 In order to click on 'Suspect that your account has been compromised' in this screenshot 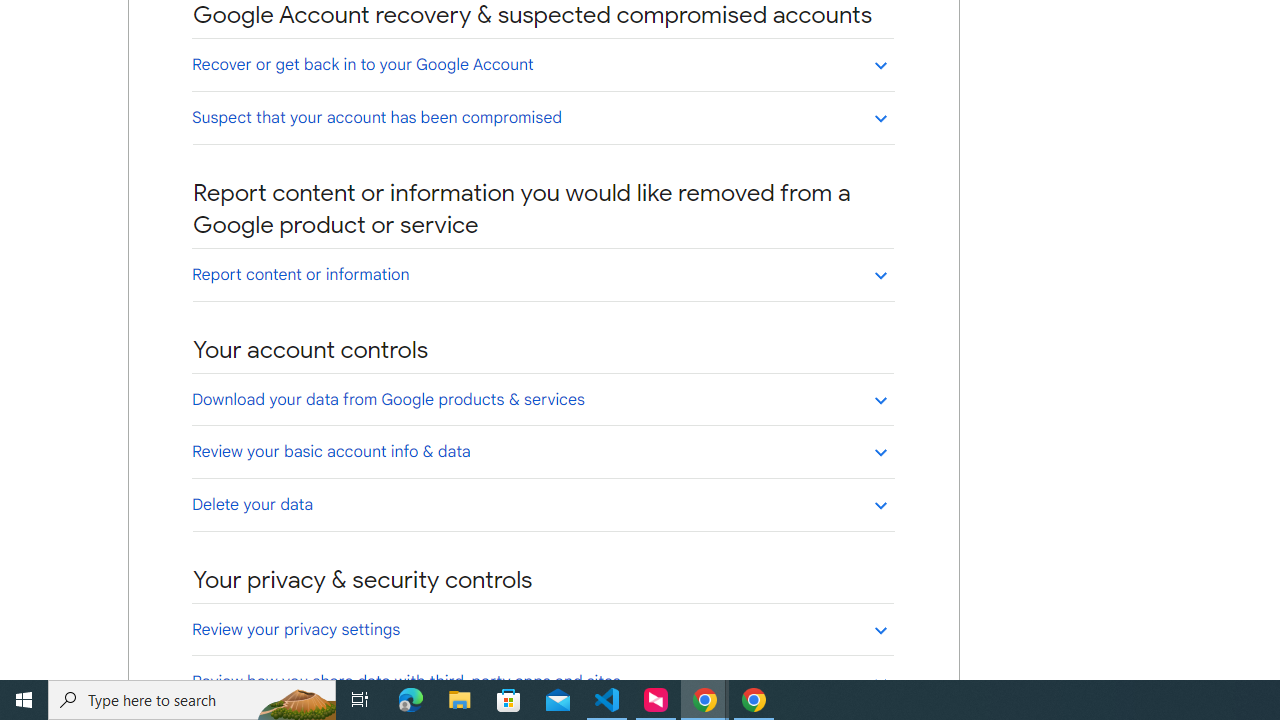, I will do `click(542, 117)`.